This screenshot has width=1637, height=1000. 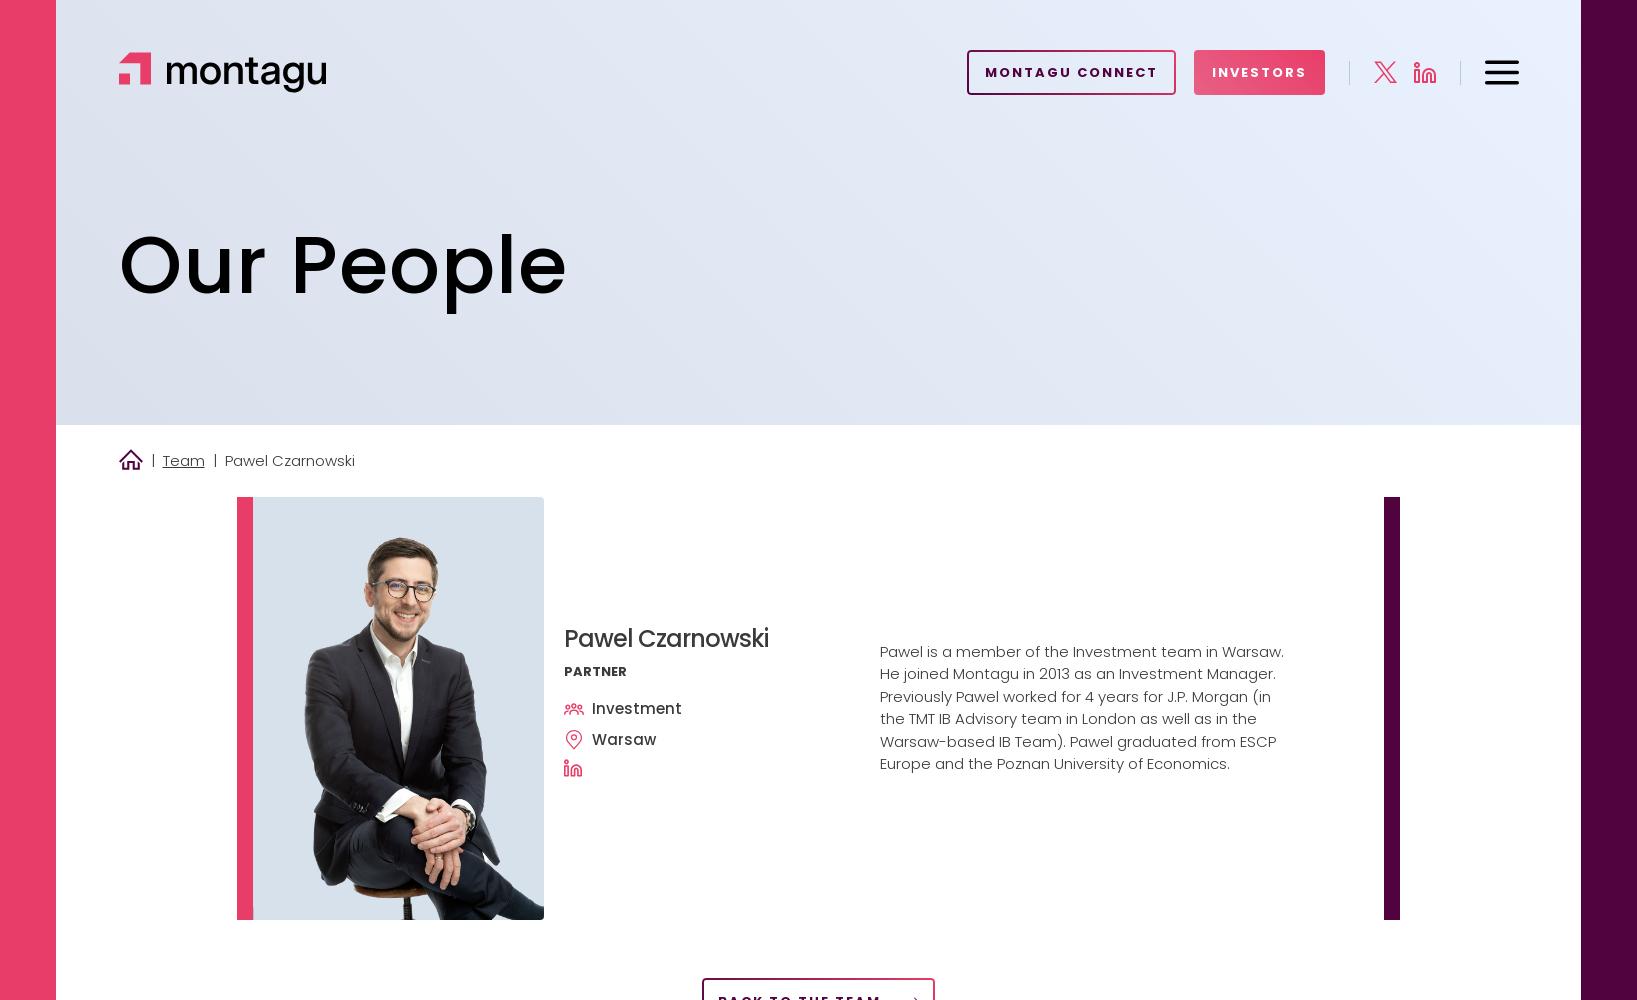 What do you see at coordinates (342, 265) in the screenshot?
I see `'Our People'` at bounding box center [342, 265].